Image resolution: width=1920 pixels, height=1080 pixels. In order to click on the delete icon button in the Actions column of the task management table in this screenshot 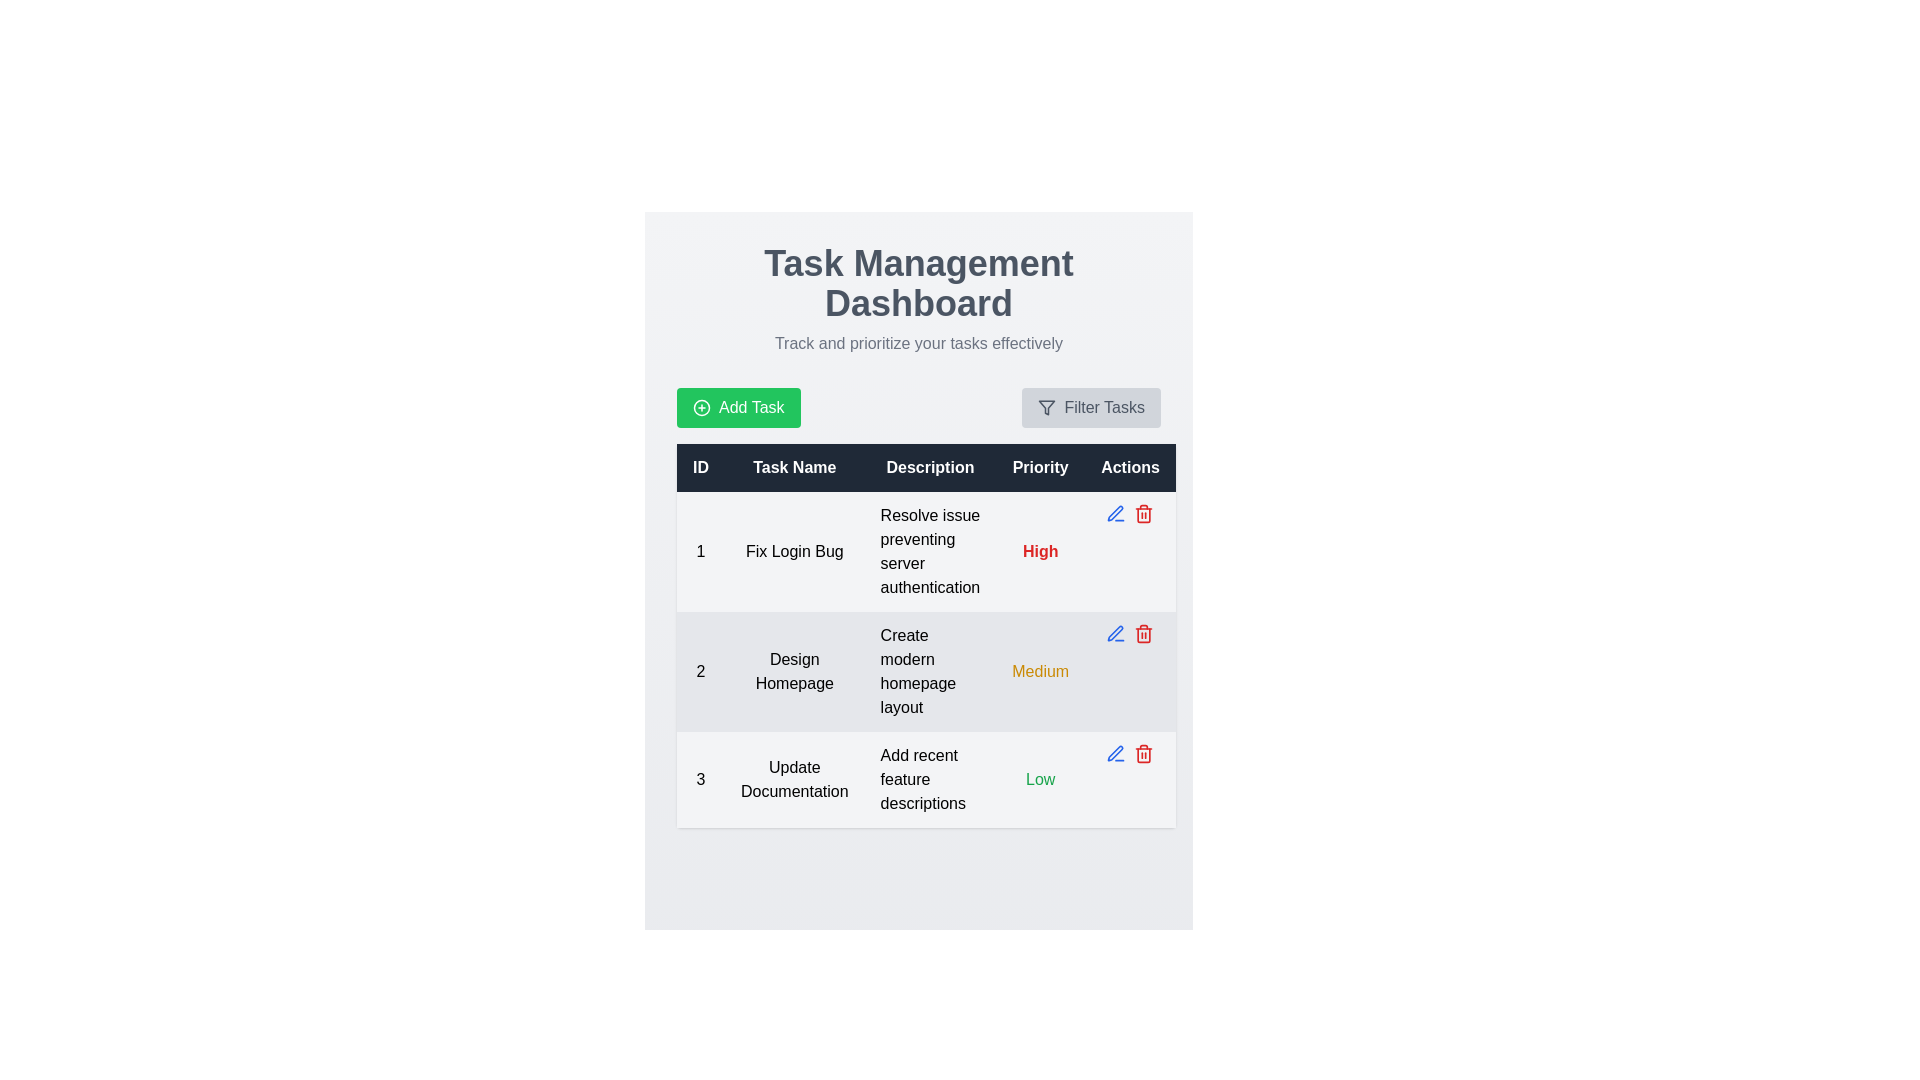, I will do `click(1144, 755)`.